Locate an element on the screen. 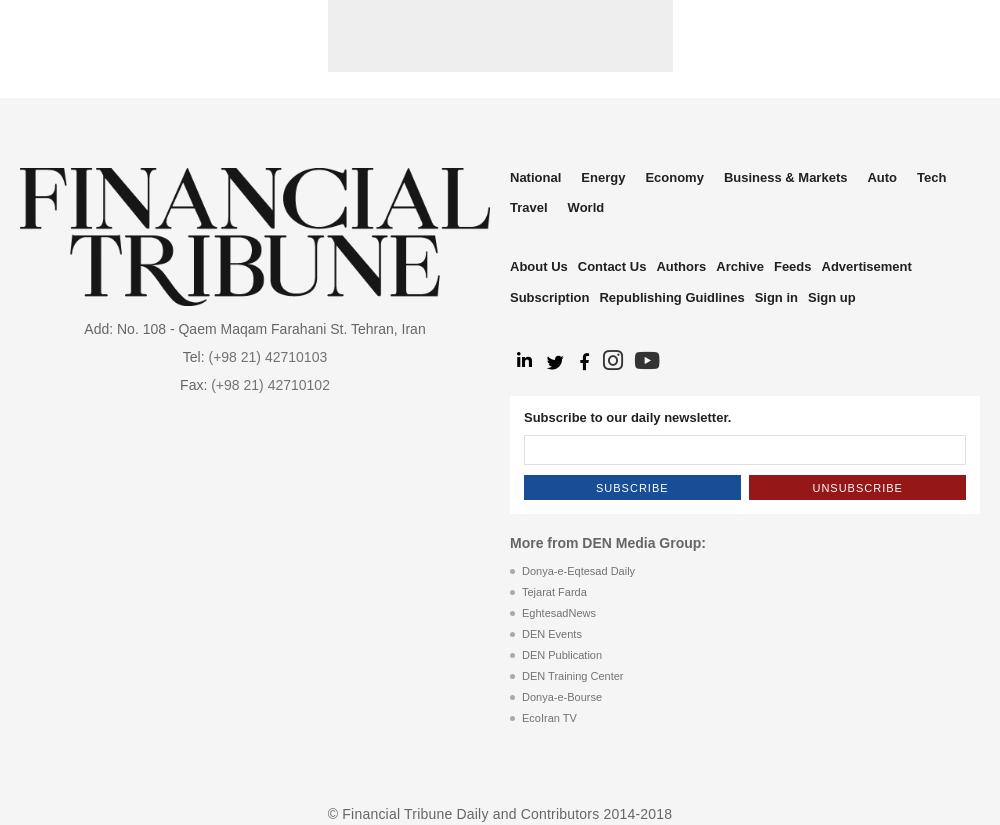 Image resolution: width=1000 pixels, height=825 pixels. 'Business & Markets' is located at coordinates (785, 177).